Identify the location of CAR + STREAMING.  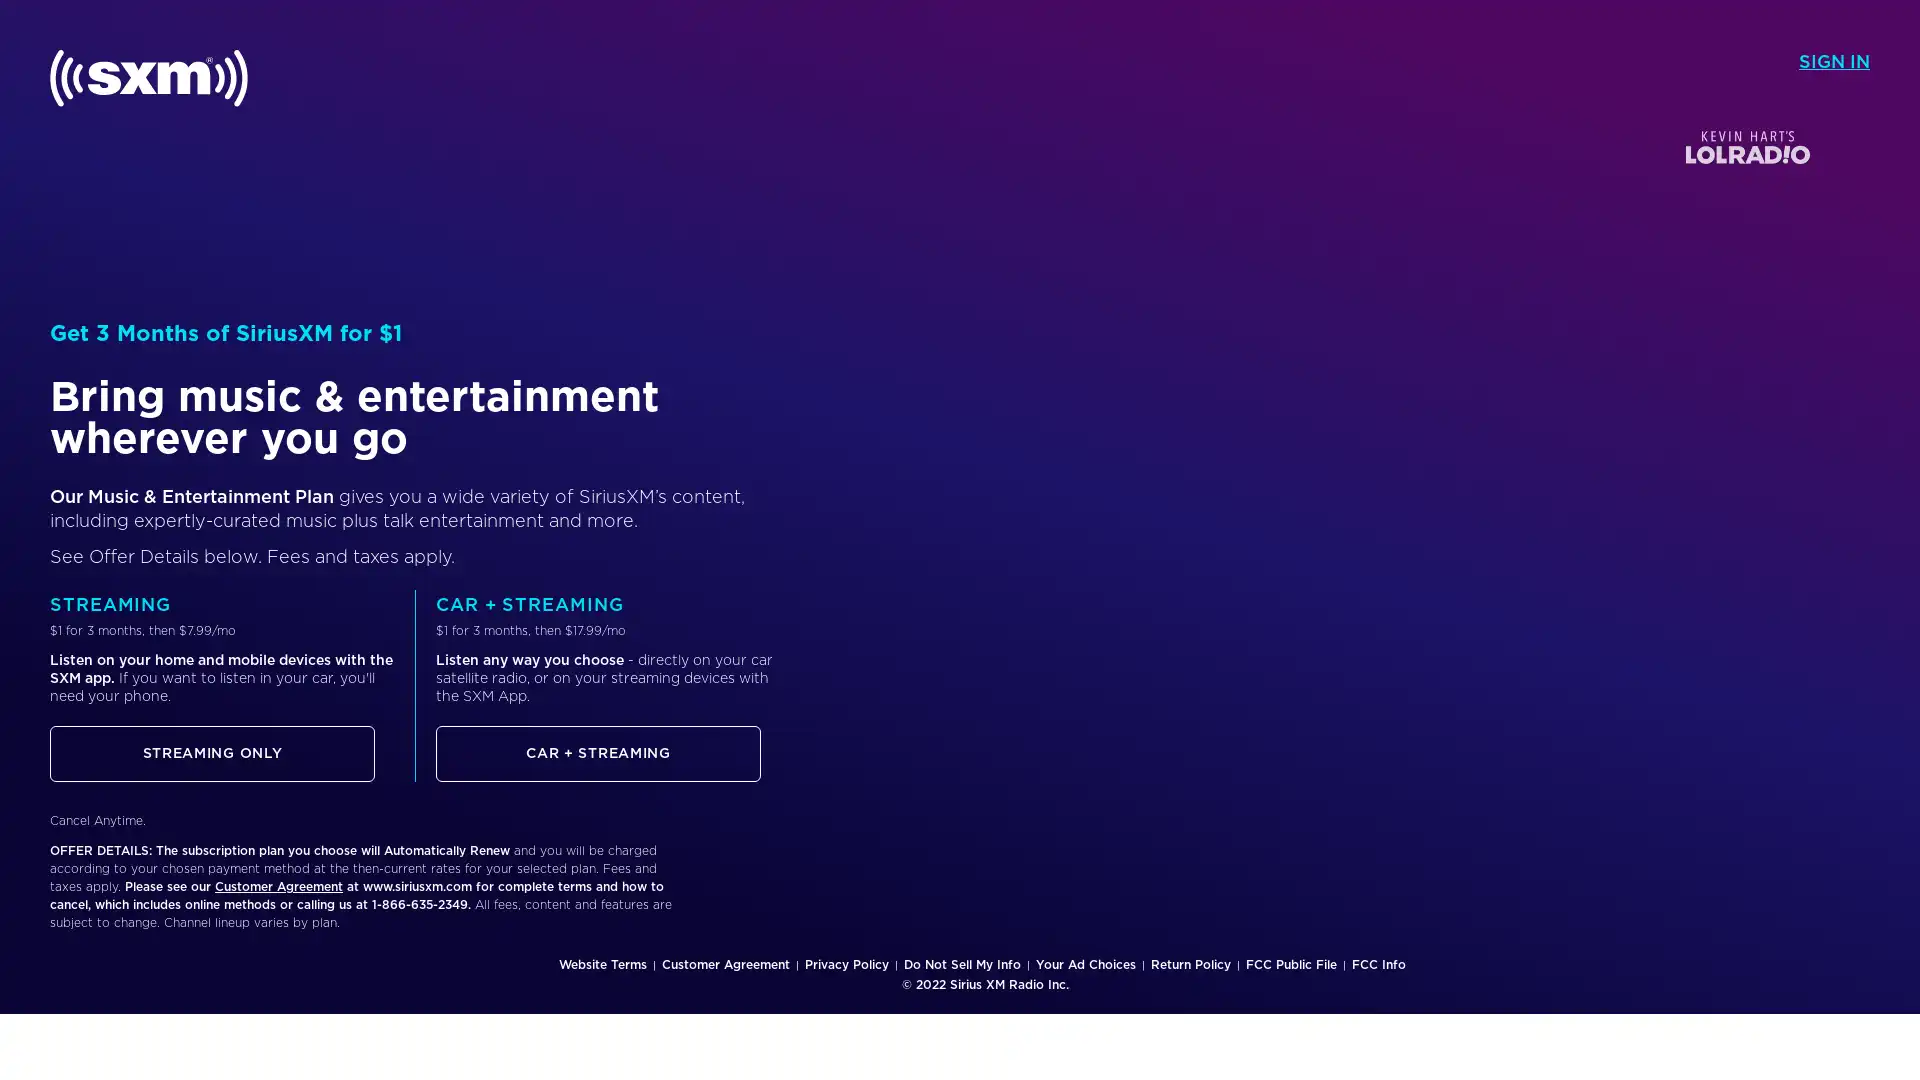
(597, 753).